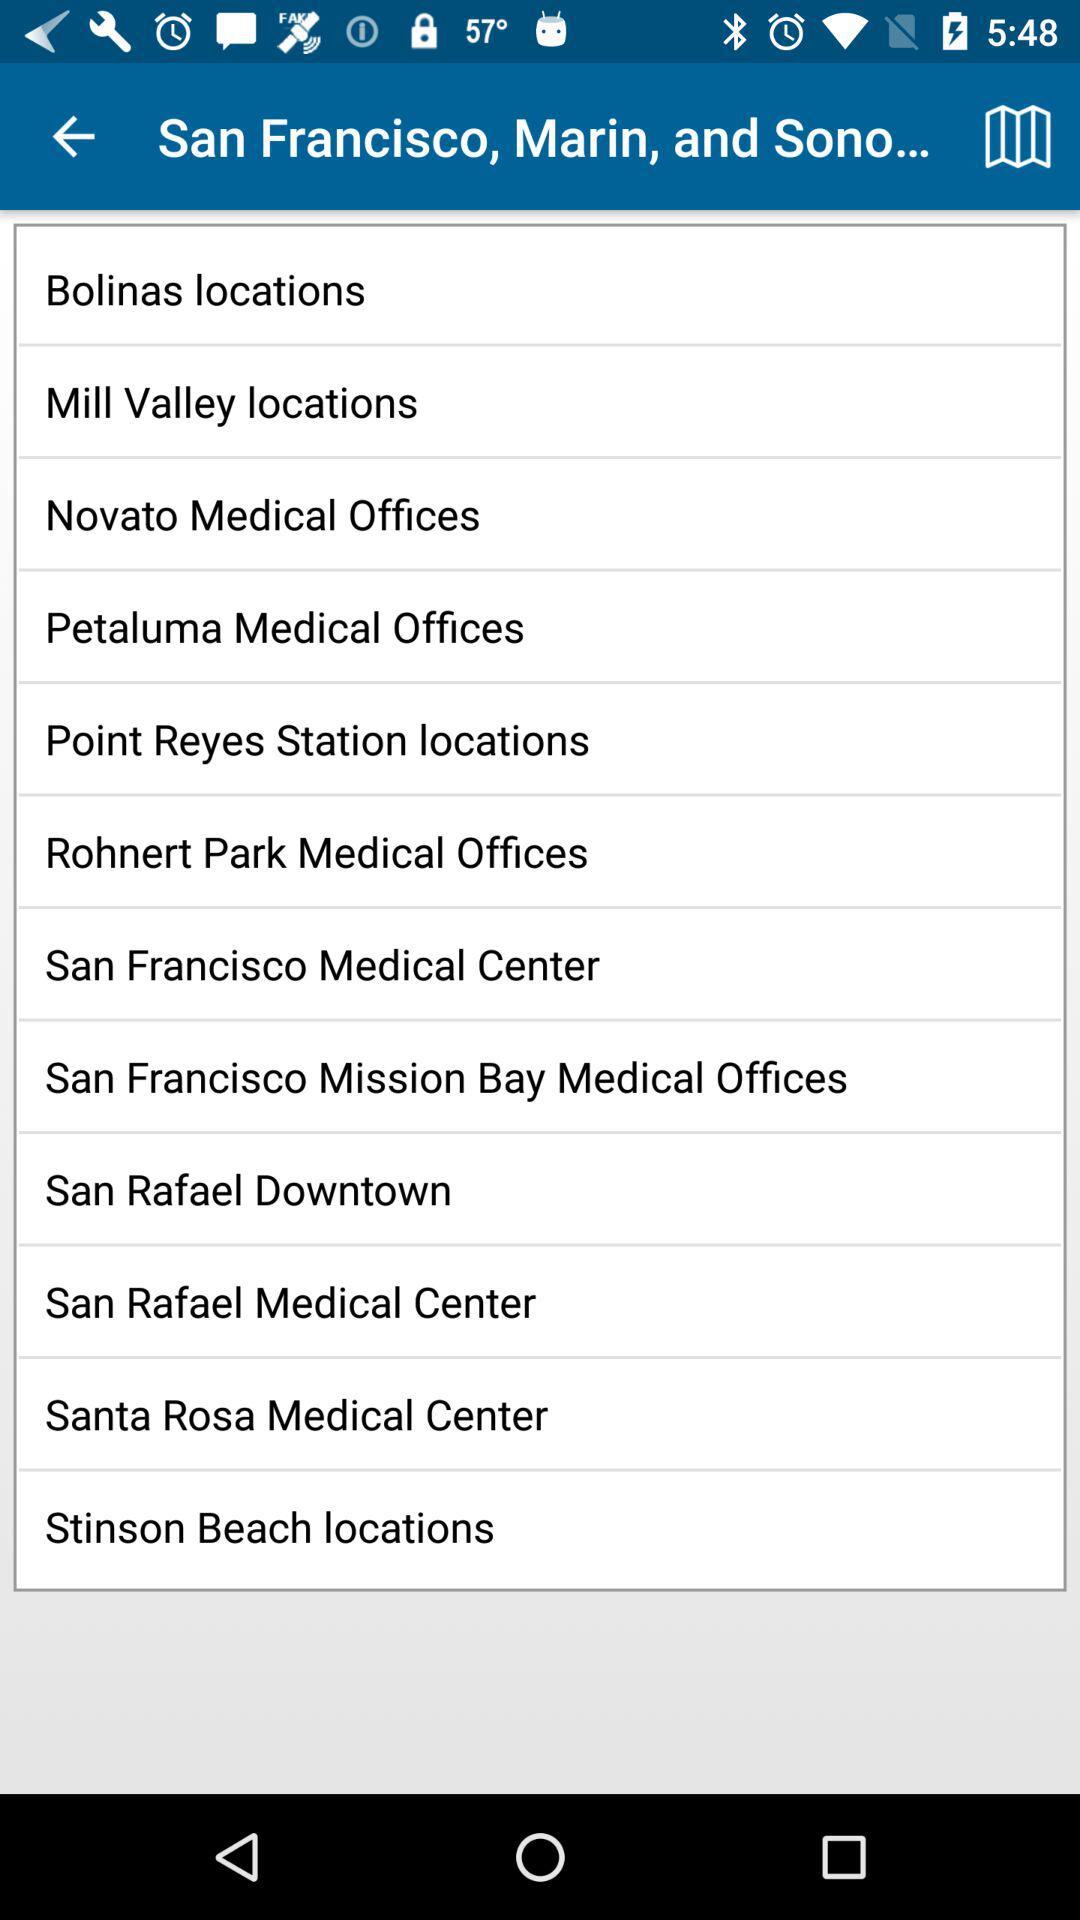  What do you see at coordinates (1017, 135) in the screenshot?
I see `icon above bolinas locations icon` at bounding box center [1017, 135].